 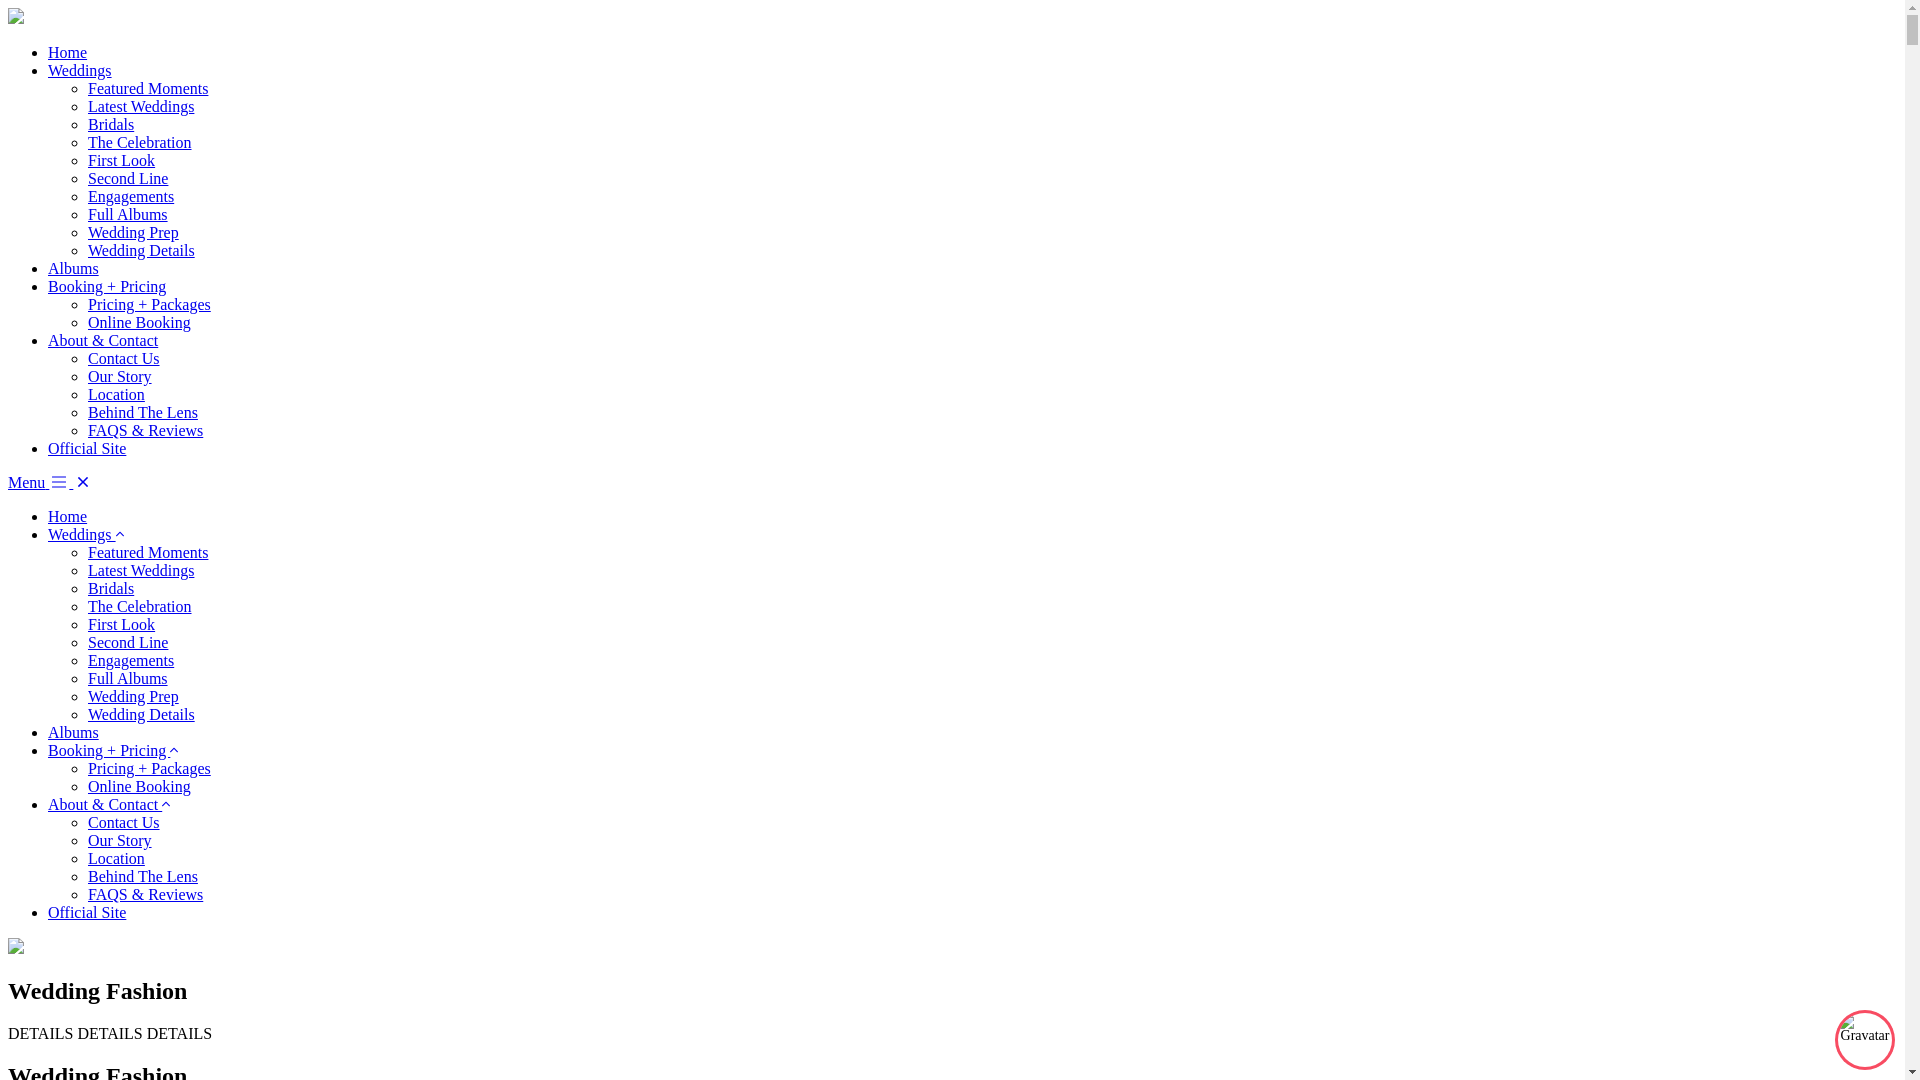 What do you see at coordinates (86, 875) in the screenshot?
I see `'Behind The Lens'` at bounding box center [86, 875].